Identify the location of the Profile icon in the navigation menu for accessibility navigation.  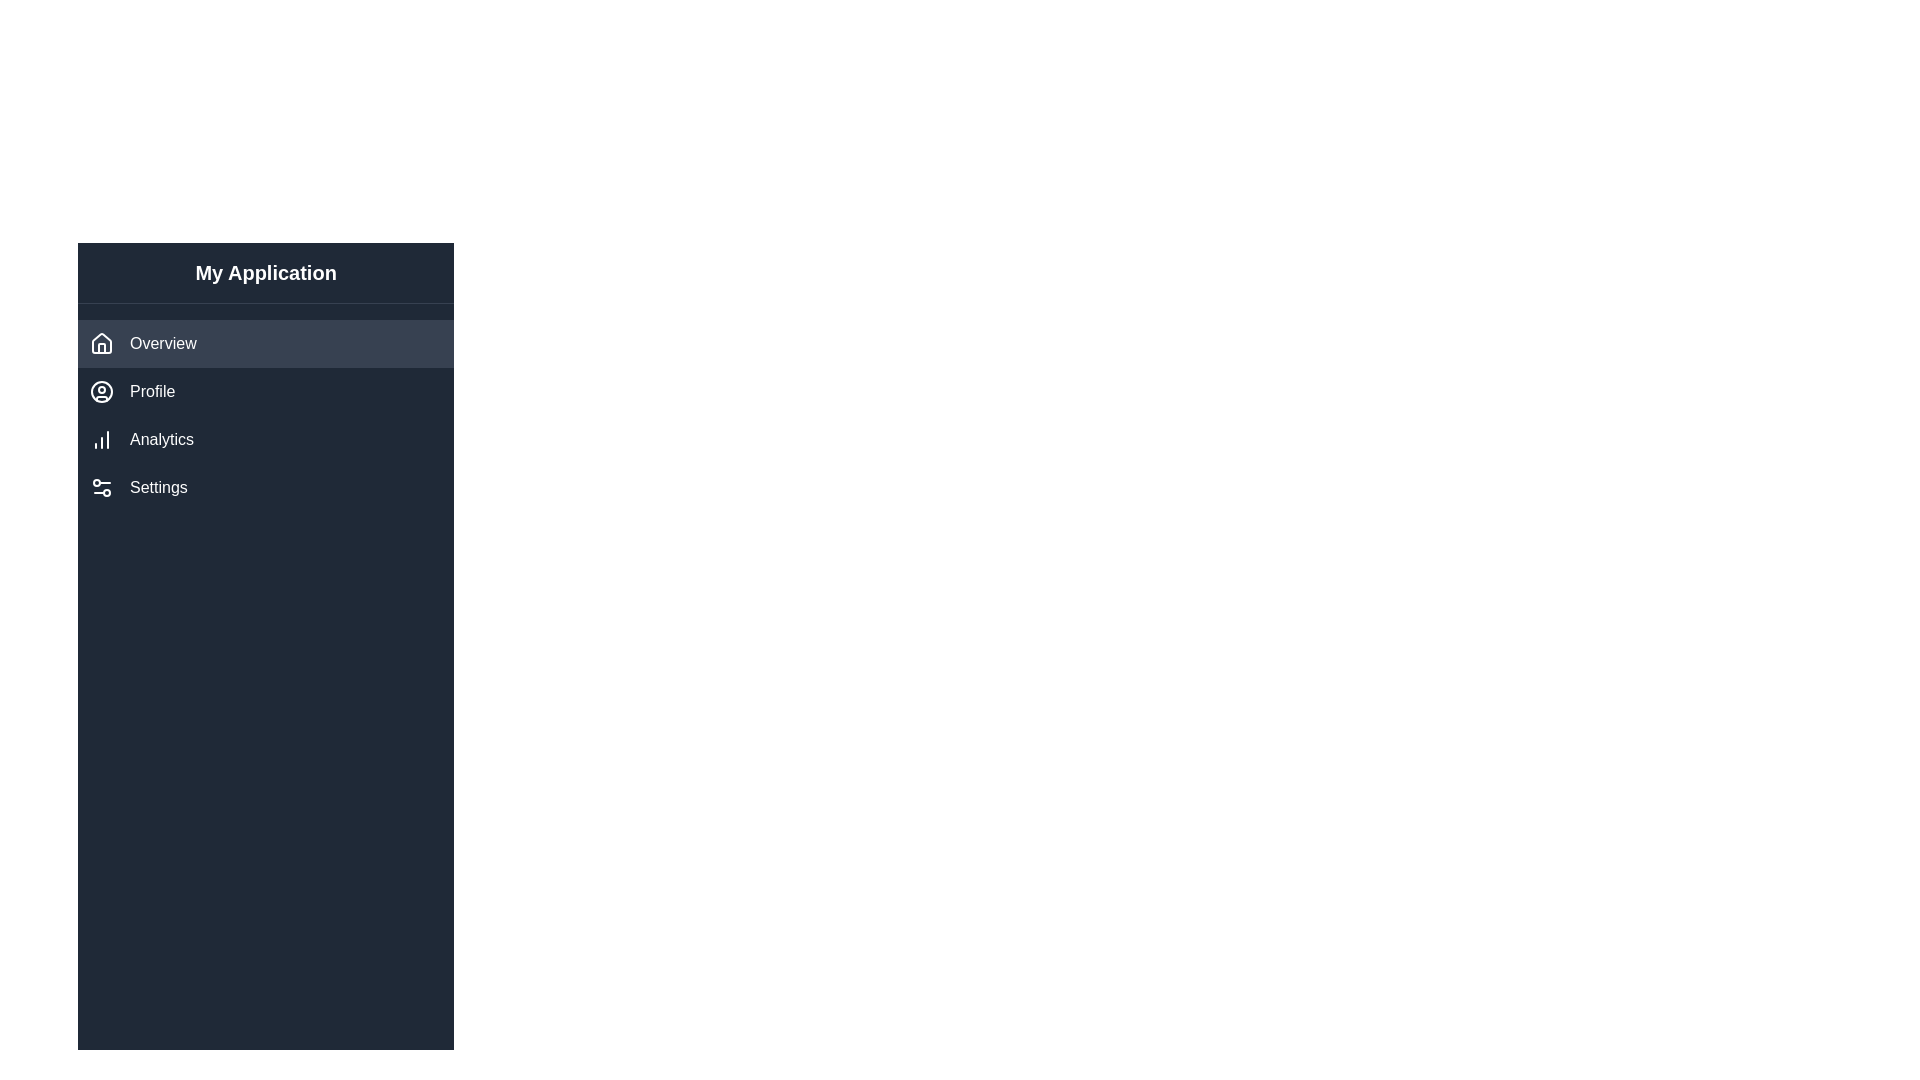
(100, 392).